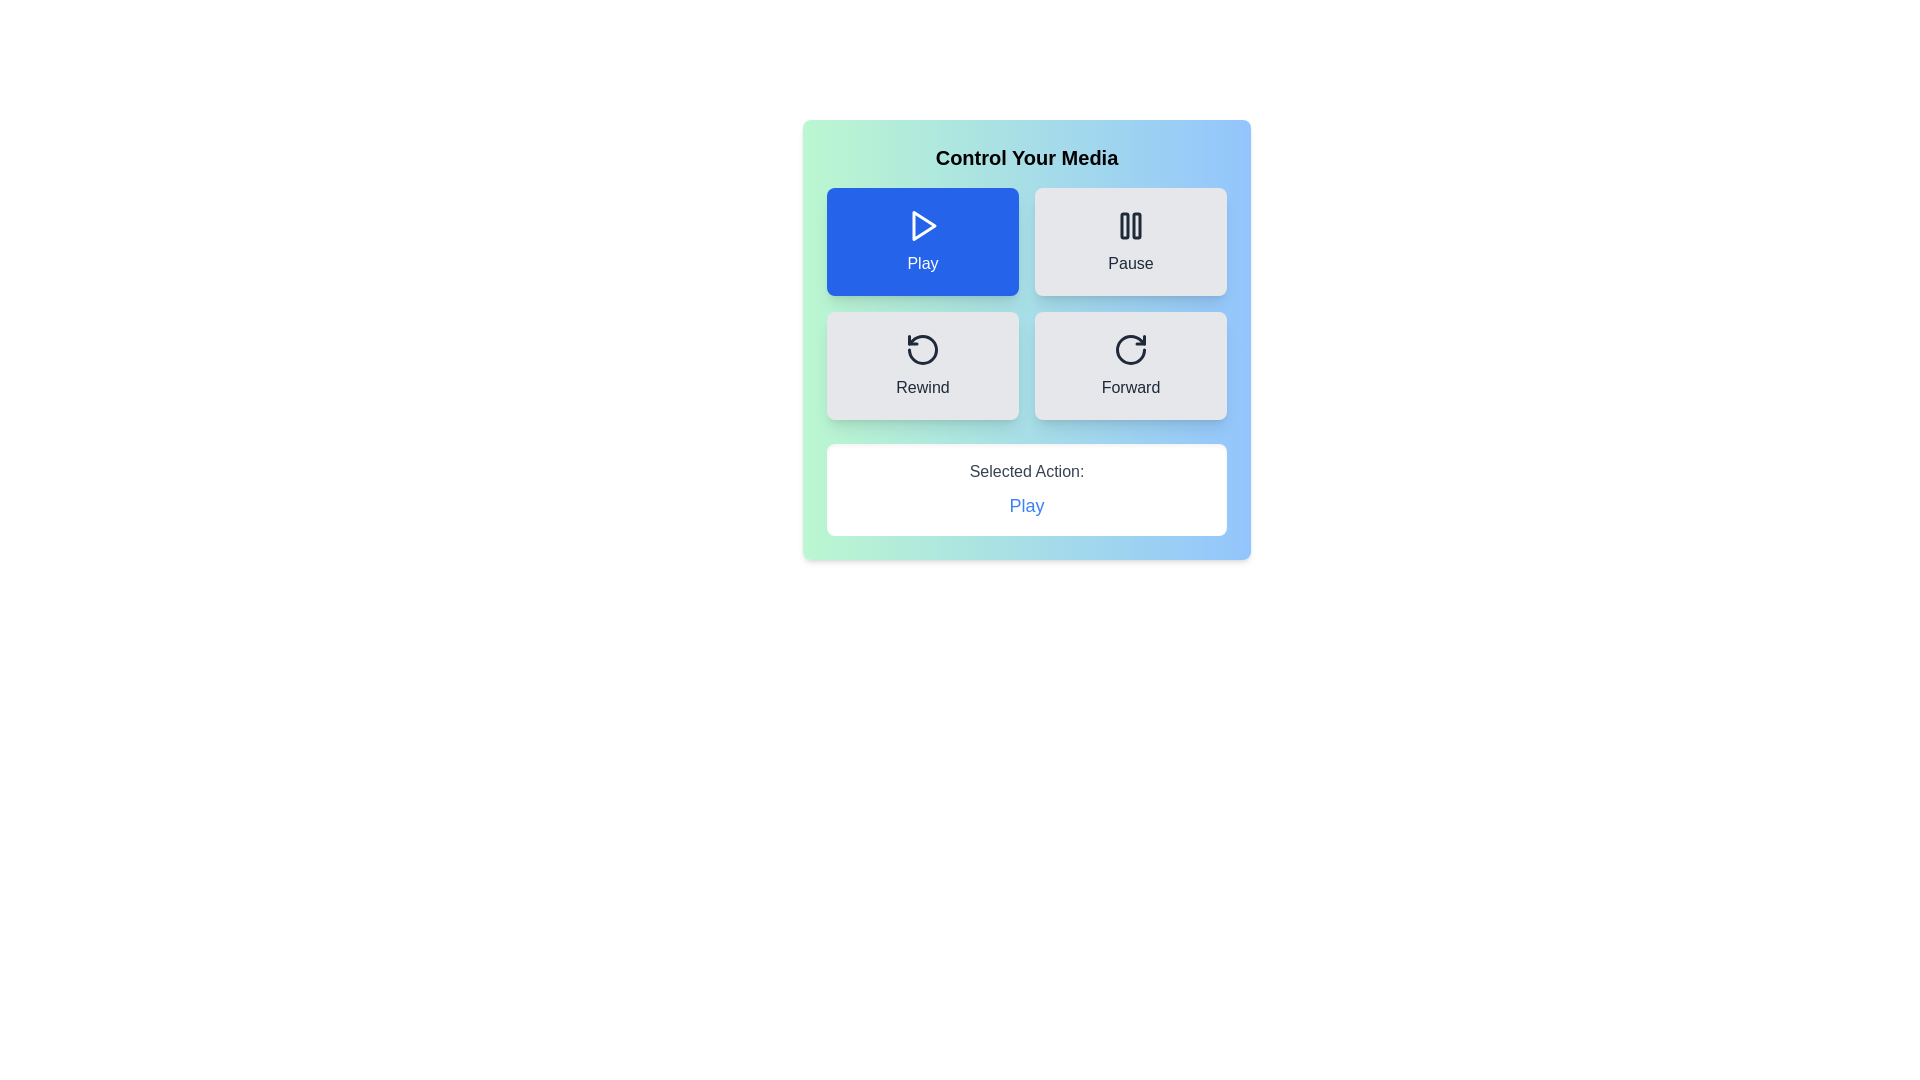 This screenshot has width=1920, height=1080. What do you see at coordinates (921, 366) in the screenshot?
I see `the Rewind button to select the corresponding action` at bounding box center [921, 366].